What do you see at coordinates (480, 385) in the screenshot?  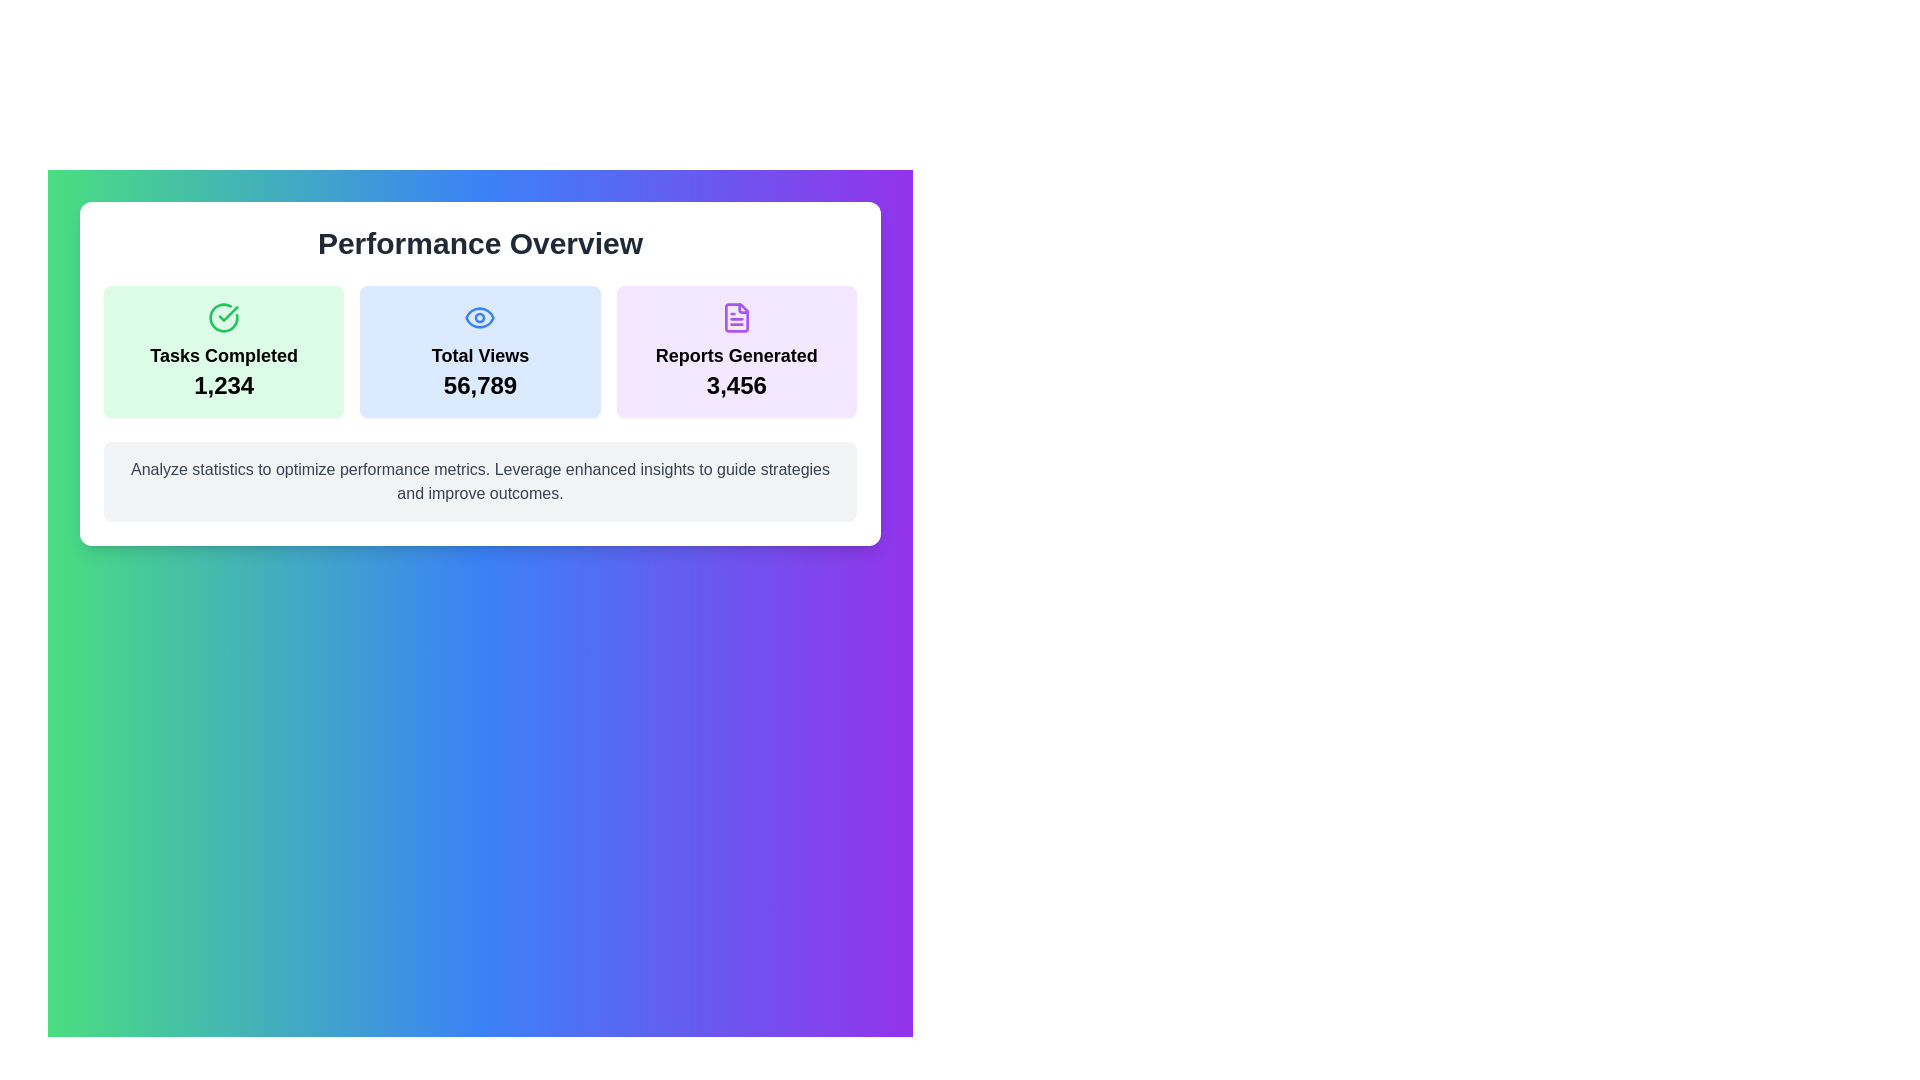 I see `the text display showing the number '56,789' in bold, located at the bottom-center of the blue card labeled 'Total Views'` at bounding box center [480, 385].